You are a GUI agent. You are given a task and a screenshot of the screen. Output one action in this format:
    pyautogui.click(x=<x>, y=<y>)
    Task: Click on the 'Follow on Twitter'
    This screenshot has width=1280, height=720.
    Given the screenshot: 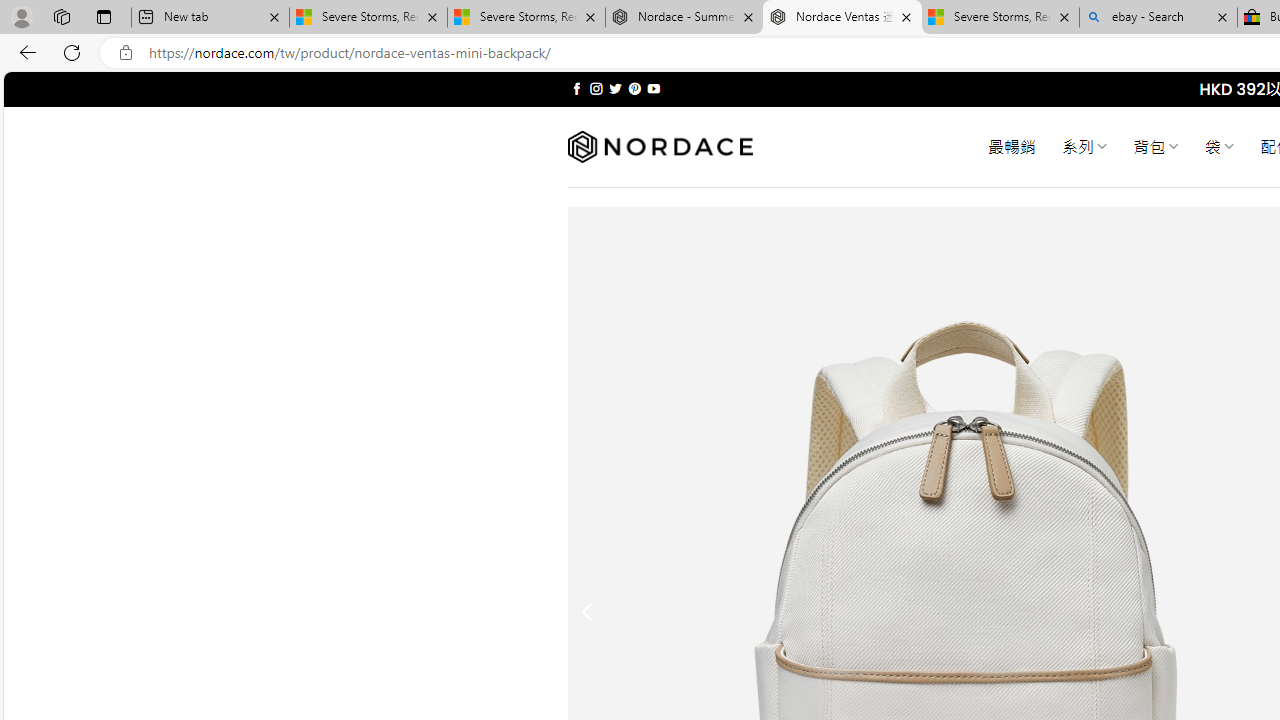 What is the action you would take?
    pyautogui.click(x=614, y=88)
    